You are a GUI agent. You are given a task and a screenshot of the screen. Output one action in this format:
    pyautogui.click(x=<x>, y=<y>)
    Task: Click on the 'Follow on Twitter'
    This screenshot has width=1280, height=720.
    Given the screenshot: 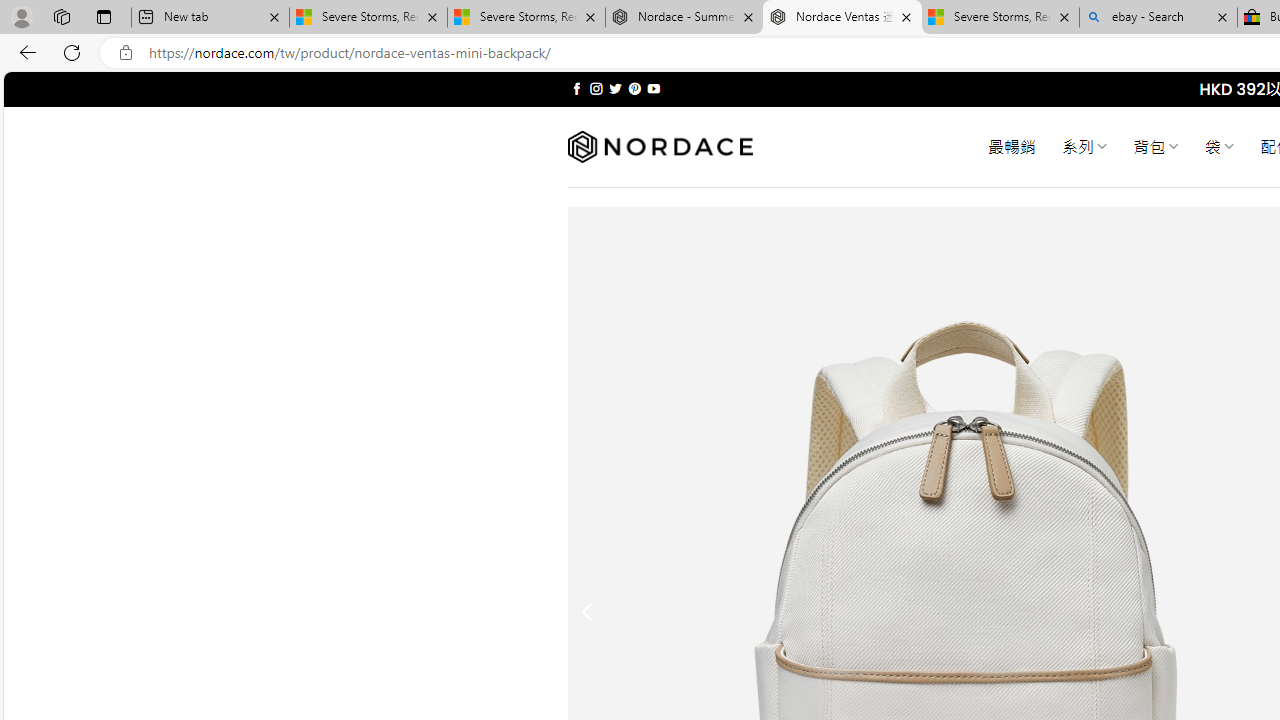 What is the action you would take?
    pyautogui.click(x=614, y=88)
    